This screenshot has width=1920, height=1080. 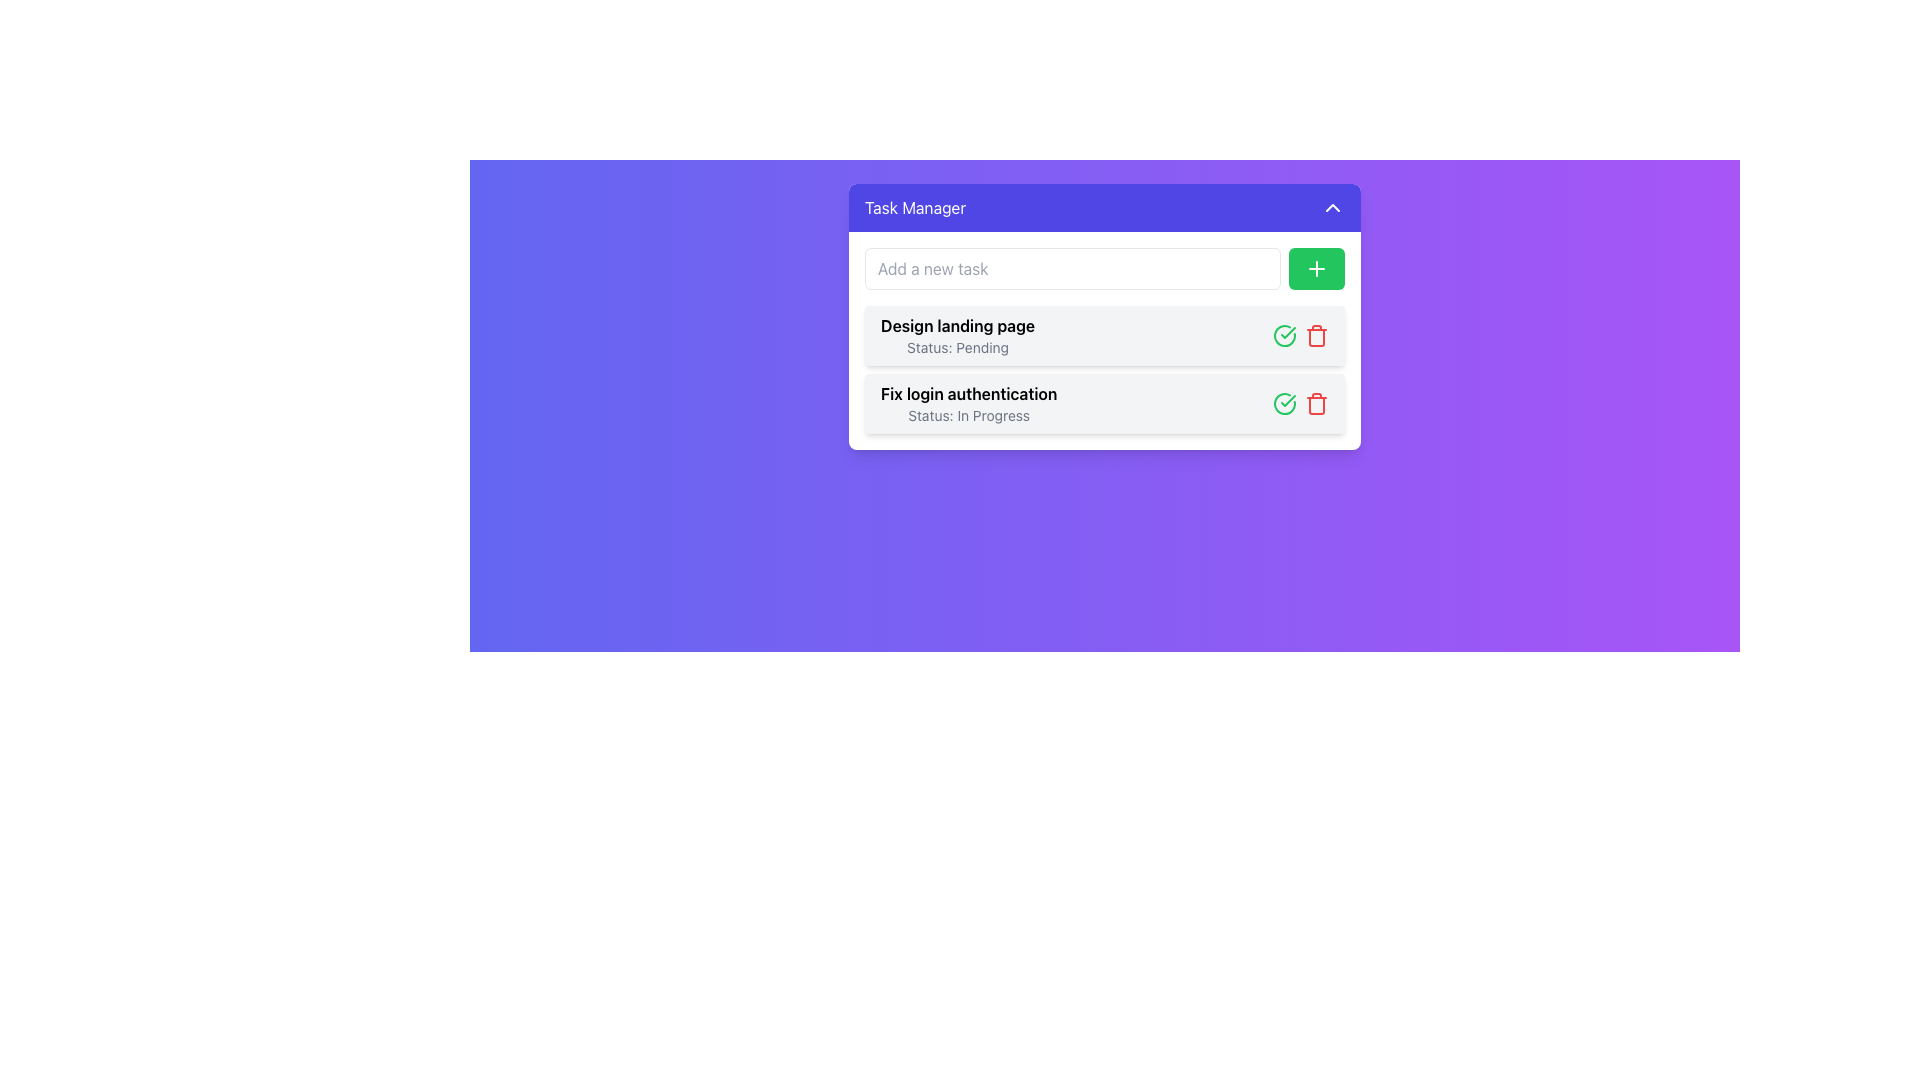 What do you see at coordinates (1316, 334) in the screenshot?
I see `the deletion icon located to the far right of the 'Fix login authentication' task entry` at bounding box center [1316, 334].